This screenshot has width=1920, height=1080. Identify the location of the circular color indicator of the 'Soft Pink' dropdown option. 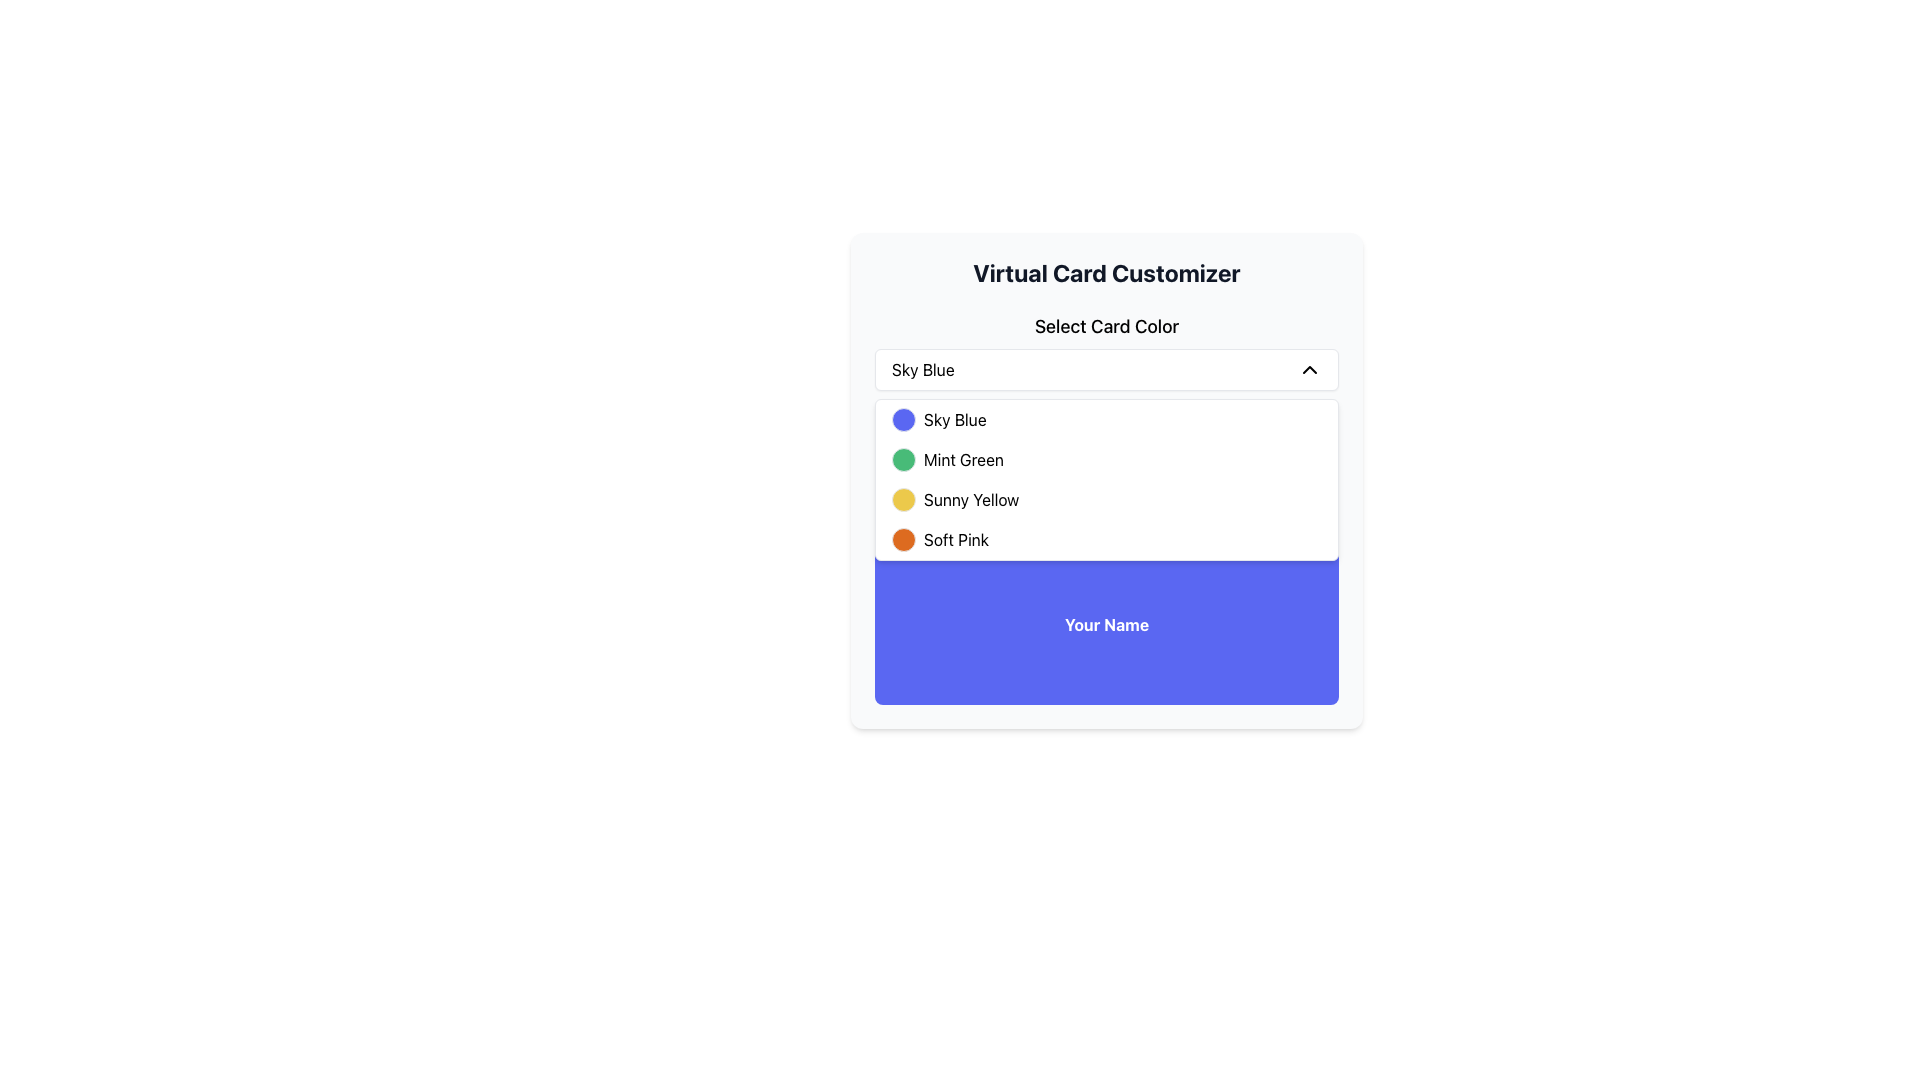
(1106, 540).